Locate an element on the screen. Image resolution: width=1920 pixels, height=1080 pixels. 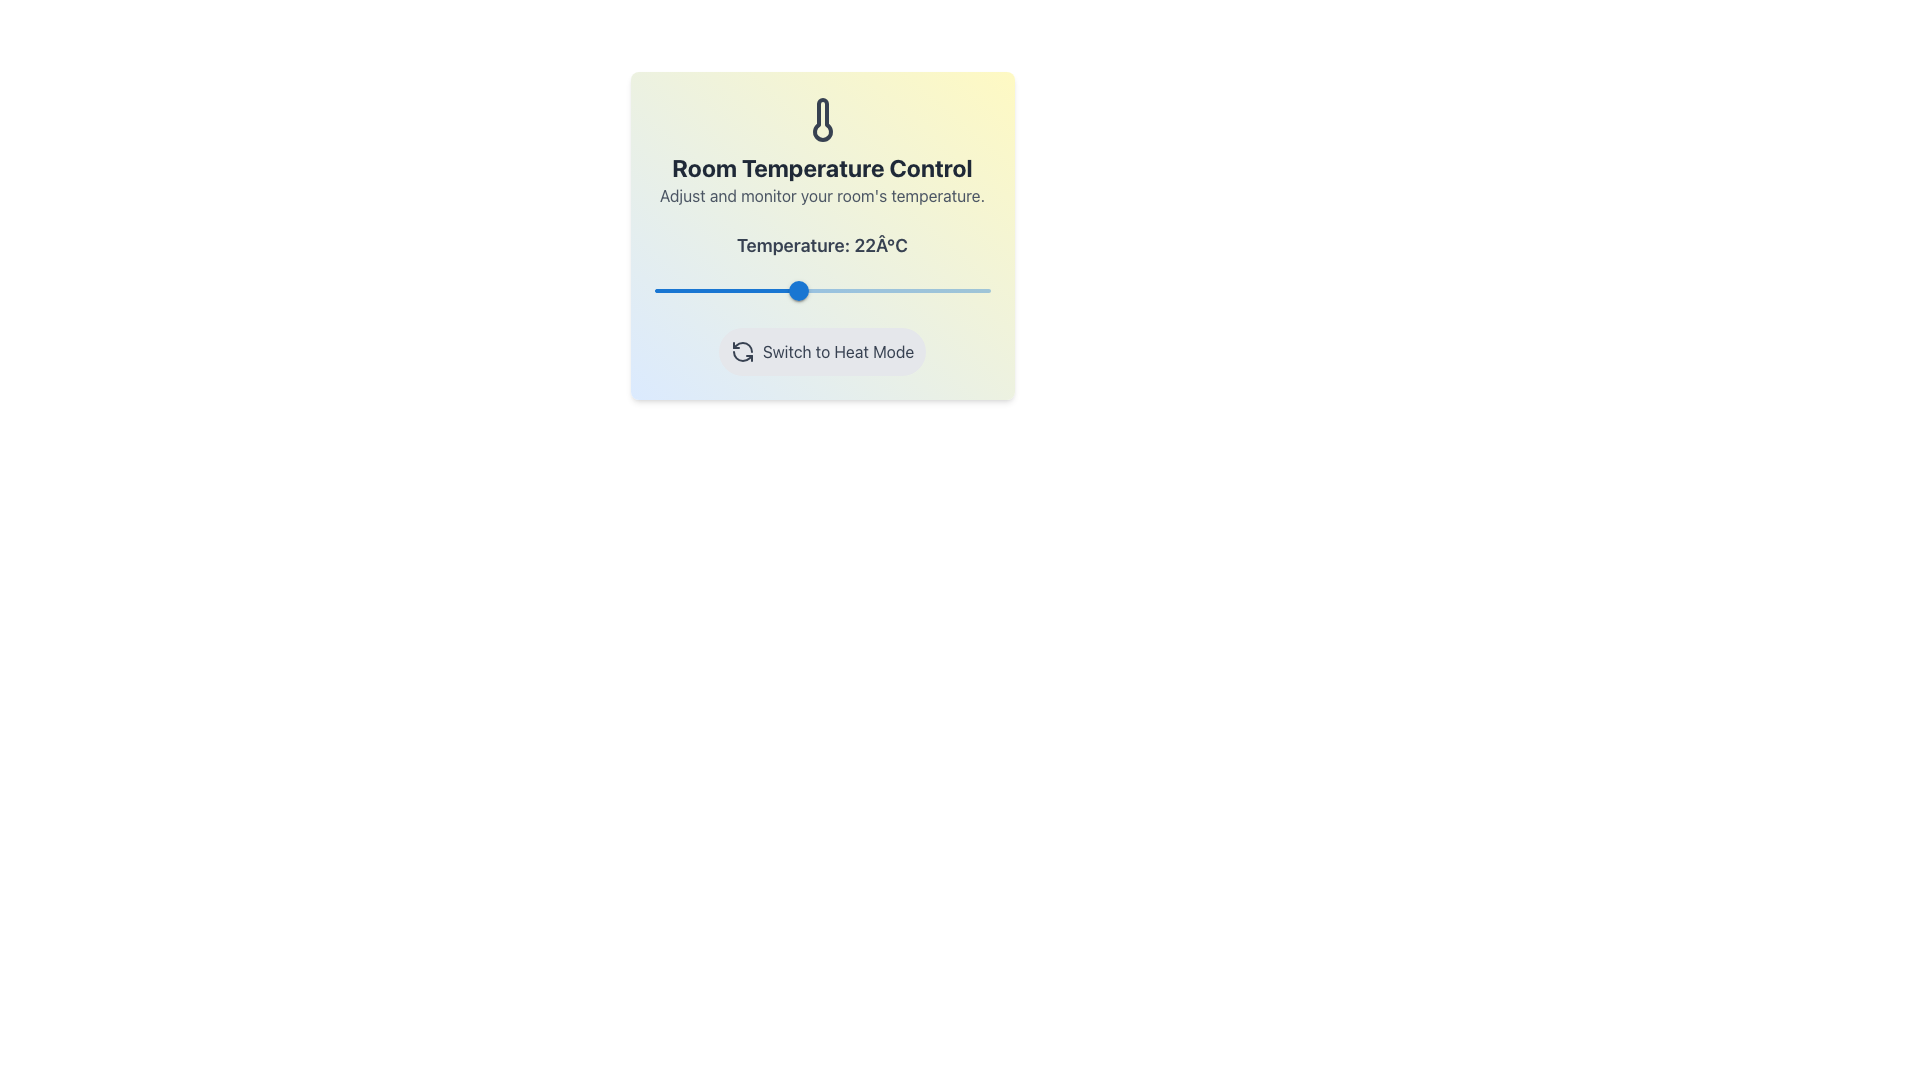
the temperature is located at coordinates (737, 290).